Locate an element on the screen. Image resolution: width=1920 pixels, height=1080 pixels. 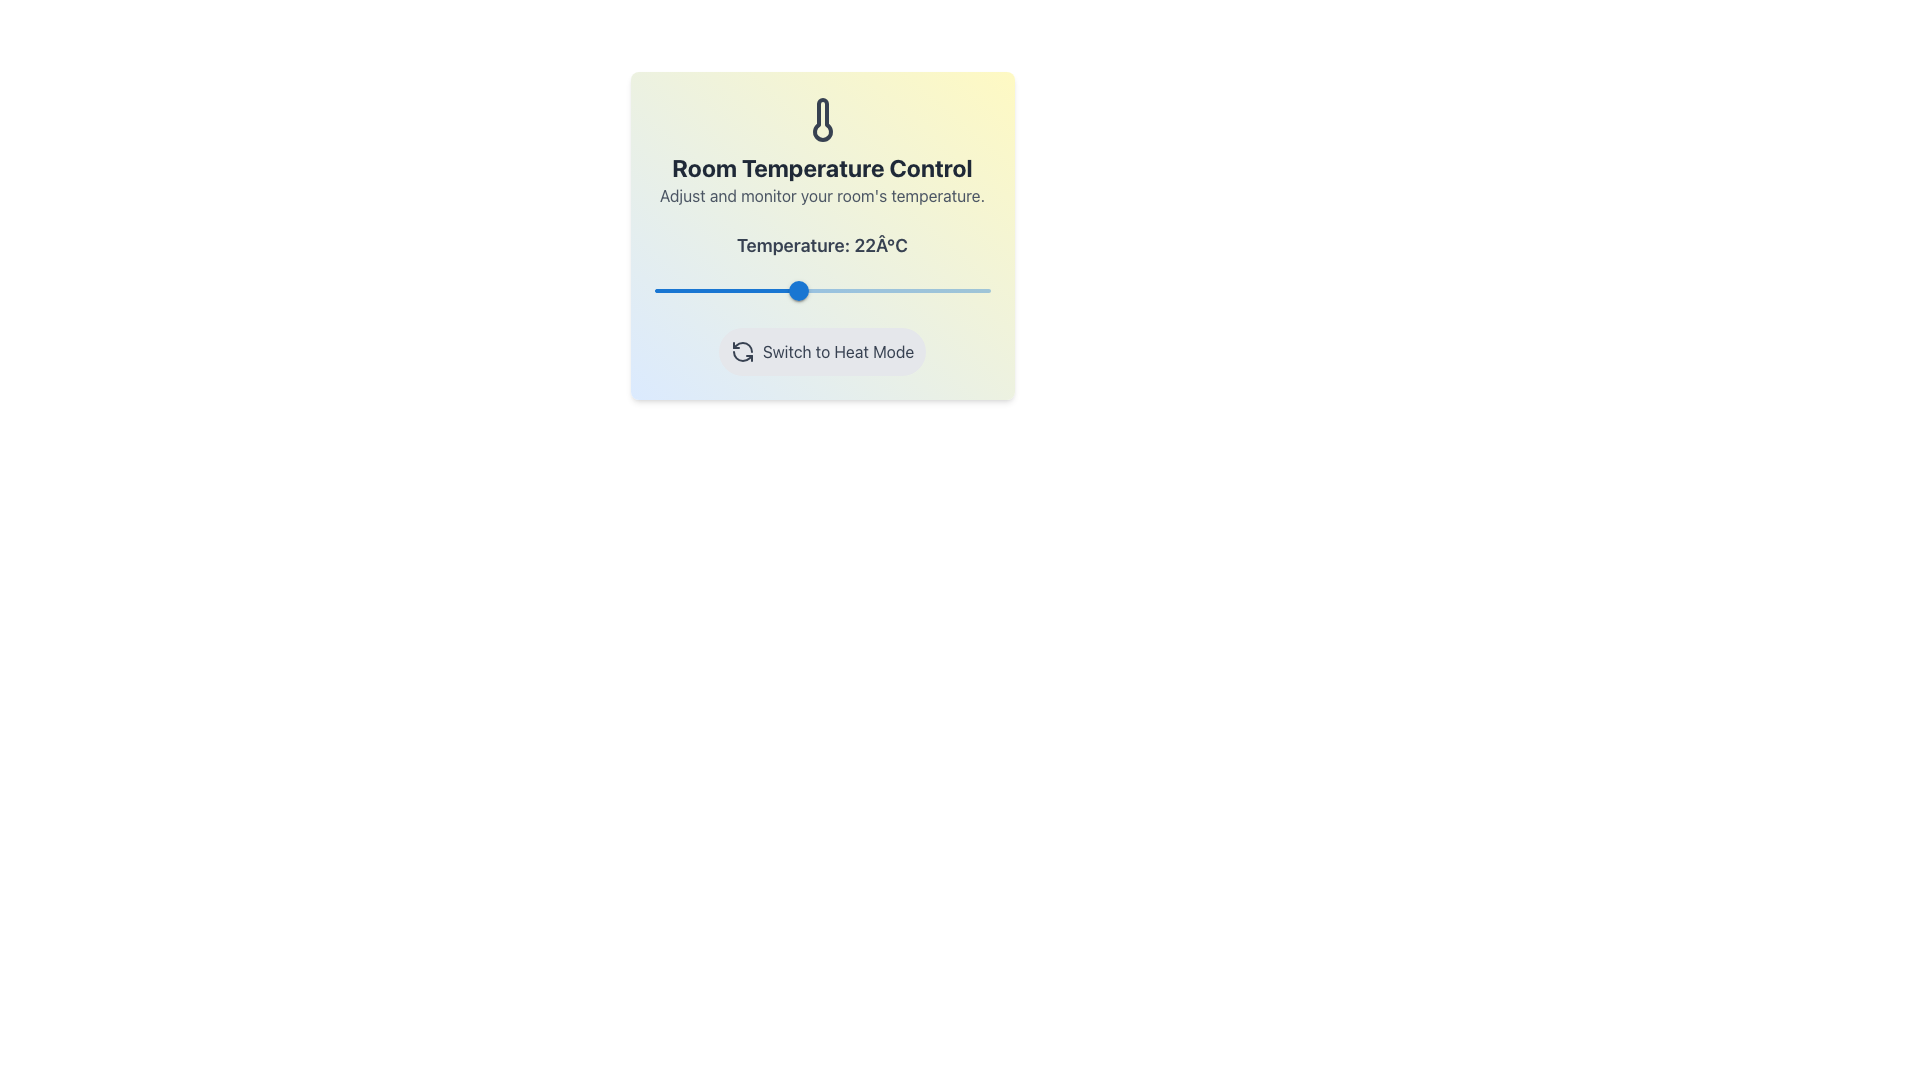
the temperature is located at coordinates (737, 290).